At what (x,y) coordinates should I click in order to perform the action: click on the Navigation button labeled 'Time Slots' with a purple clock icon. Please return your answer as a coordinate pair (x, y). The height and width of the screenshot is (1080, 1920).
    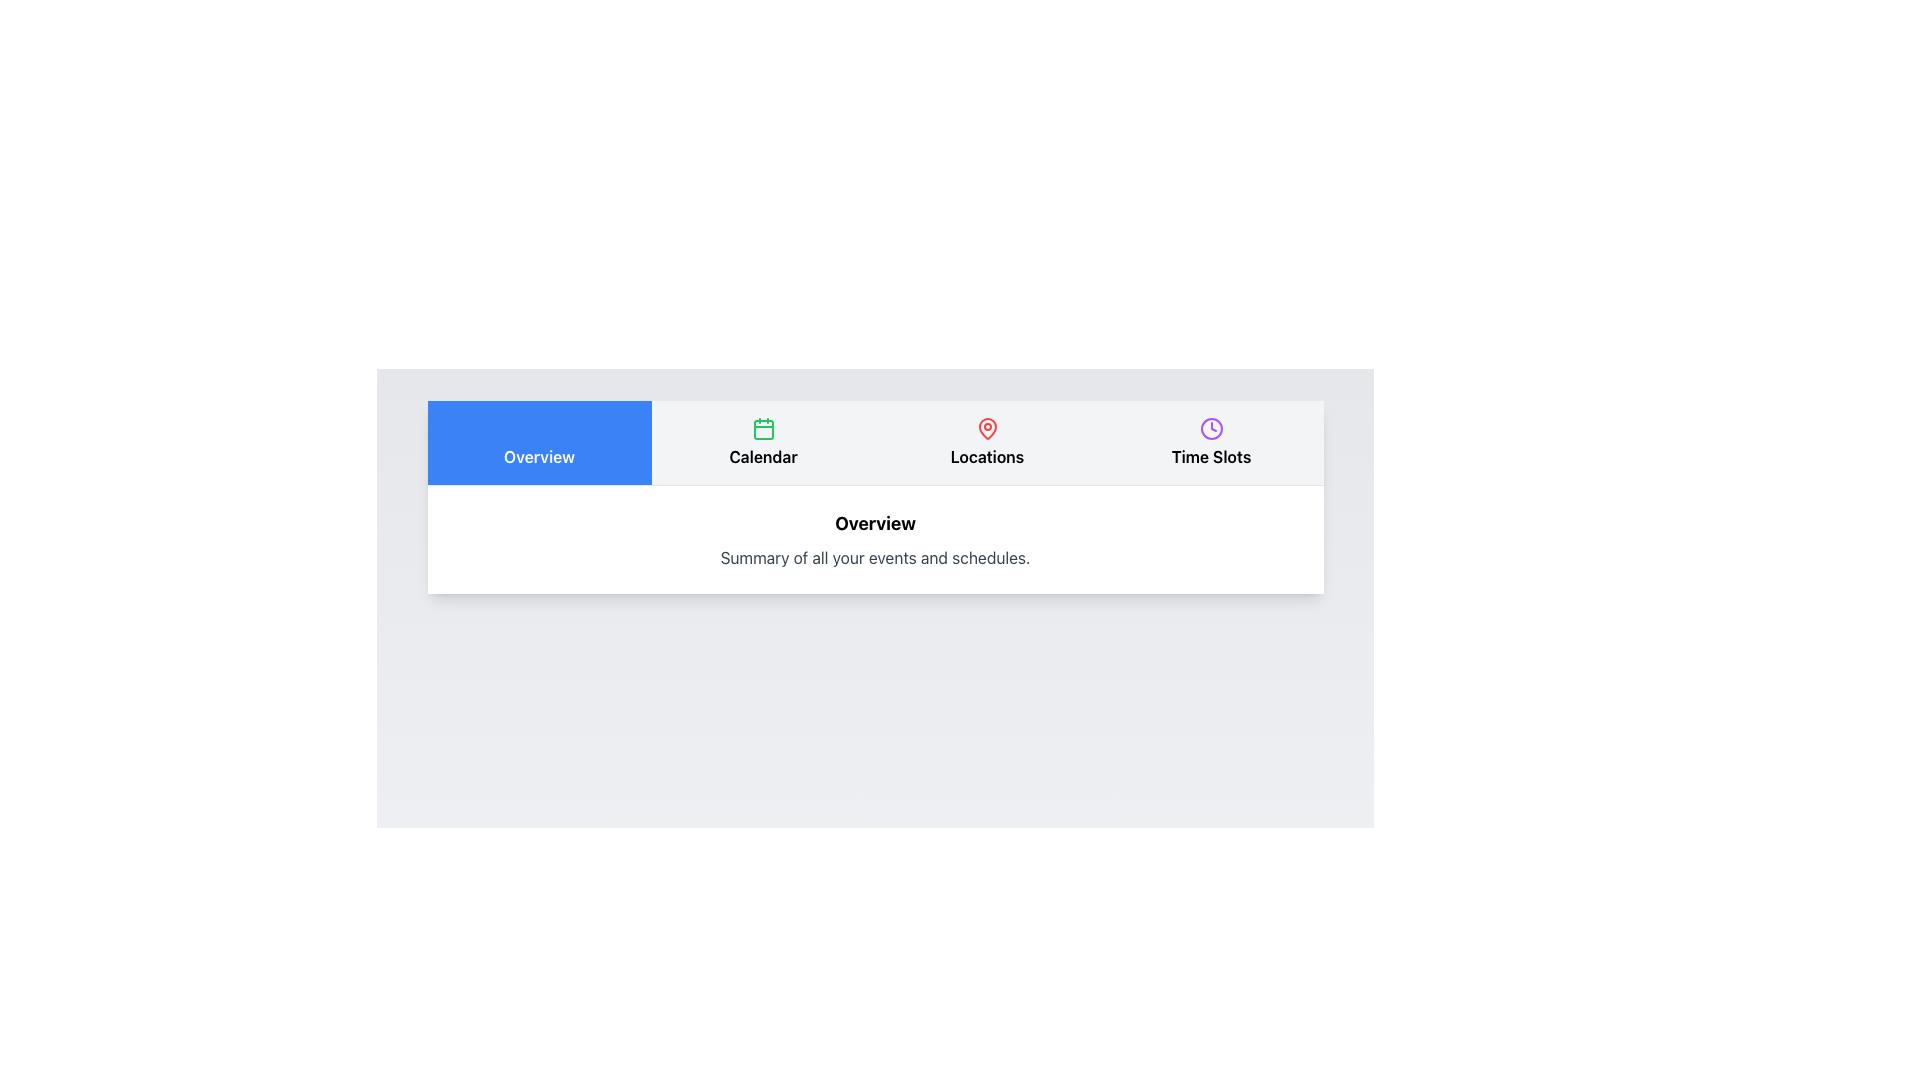
    Looking at the image, I should click on (1210, 442).